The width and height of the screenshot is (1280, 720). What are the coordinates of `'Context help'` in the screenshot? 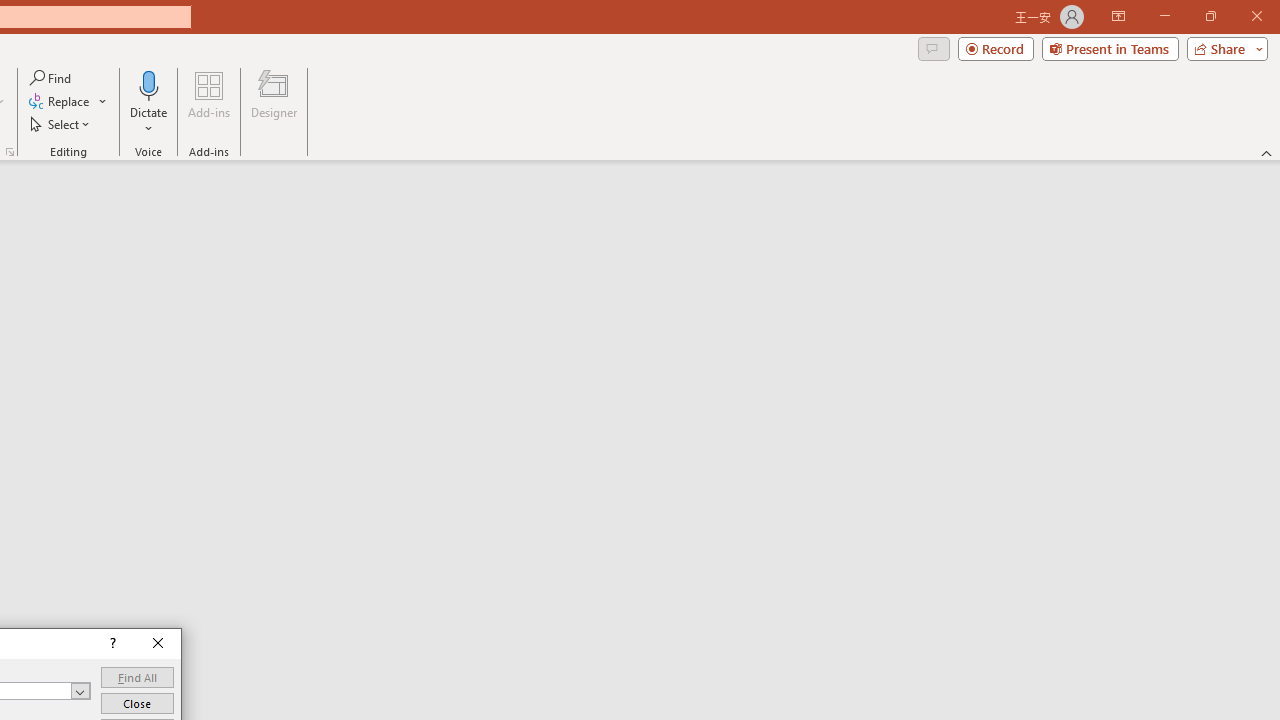 It's located at (110, 644).